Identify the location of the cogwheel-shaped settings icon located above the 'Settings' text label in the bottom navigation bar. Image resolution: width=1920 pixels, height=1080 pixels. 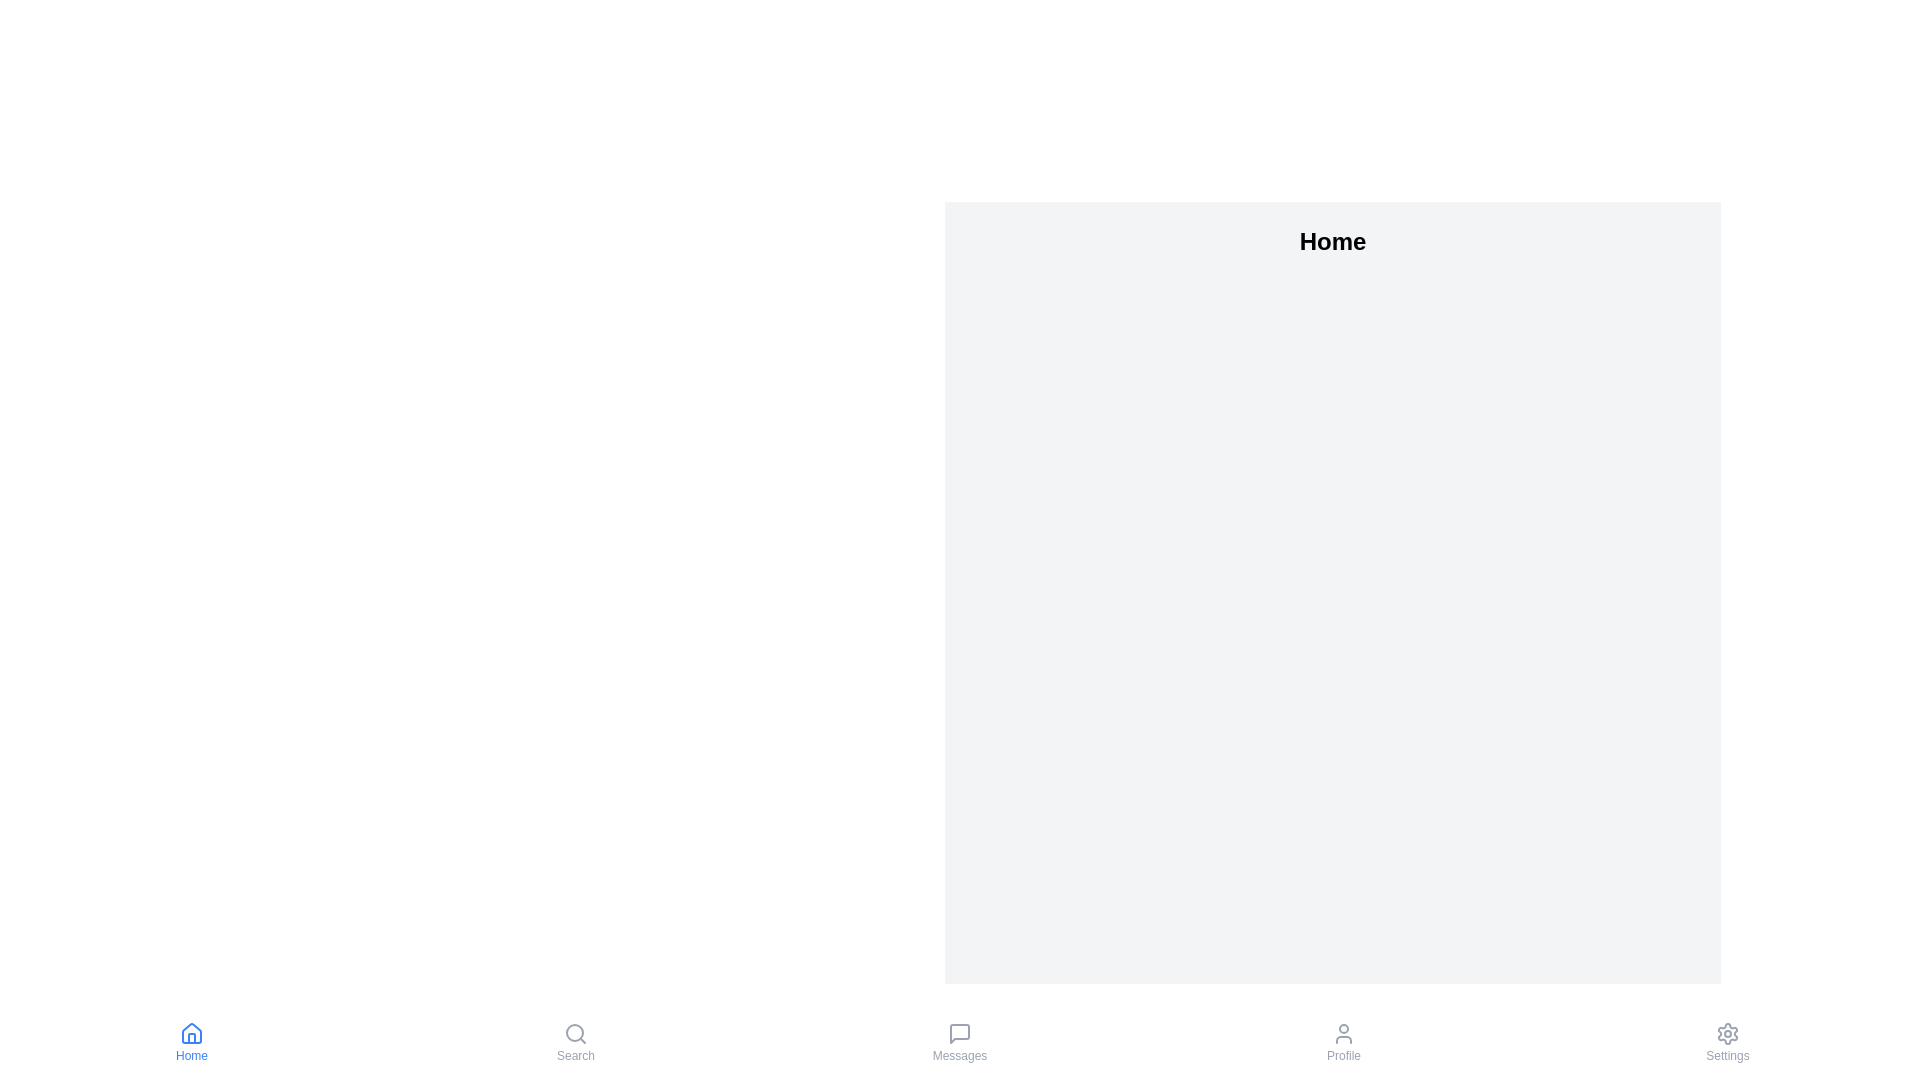
(1727, 1033).